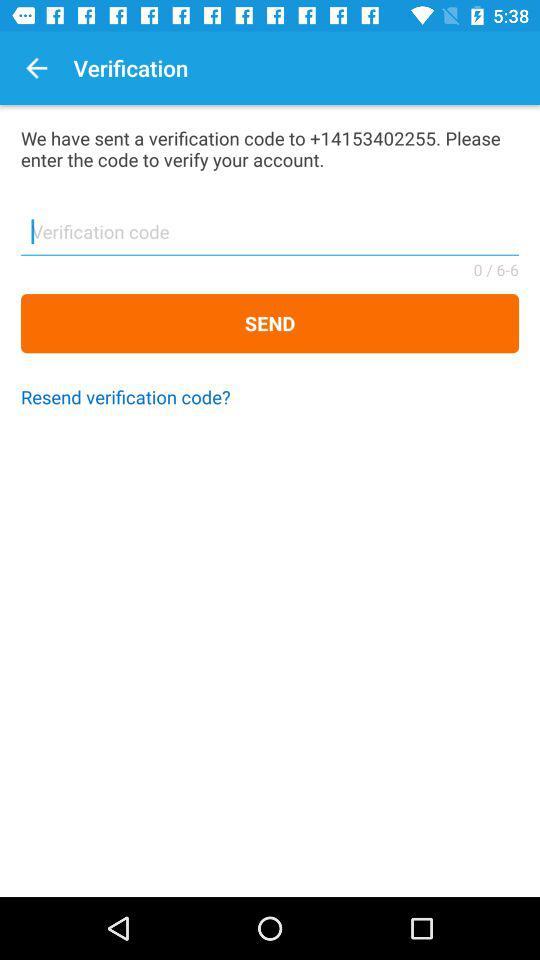 This screenshot has width=540, height=960. Describe the element at coordinates (270, 238) in the screenshot. I see `text box for verification code` at that location.